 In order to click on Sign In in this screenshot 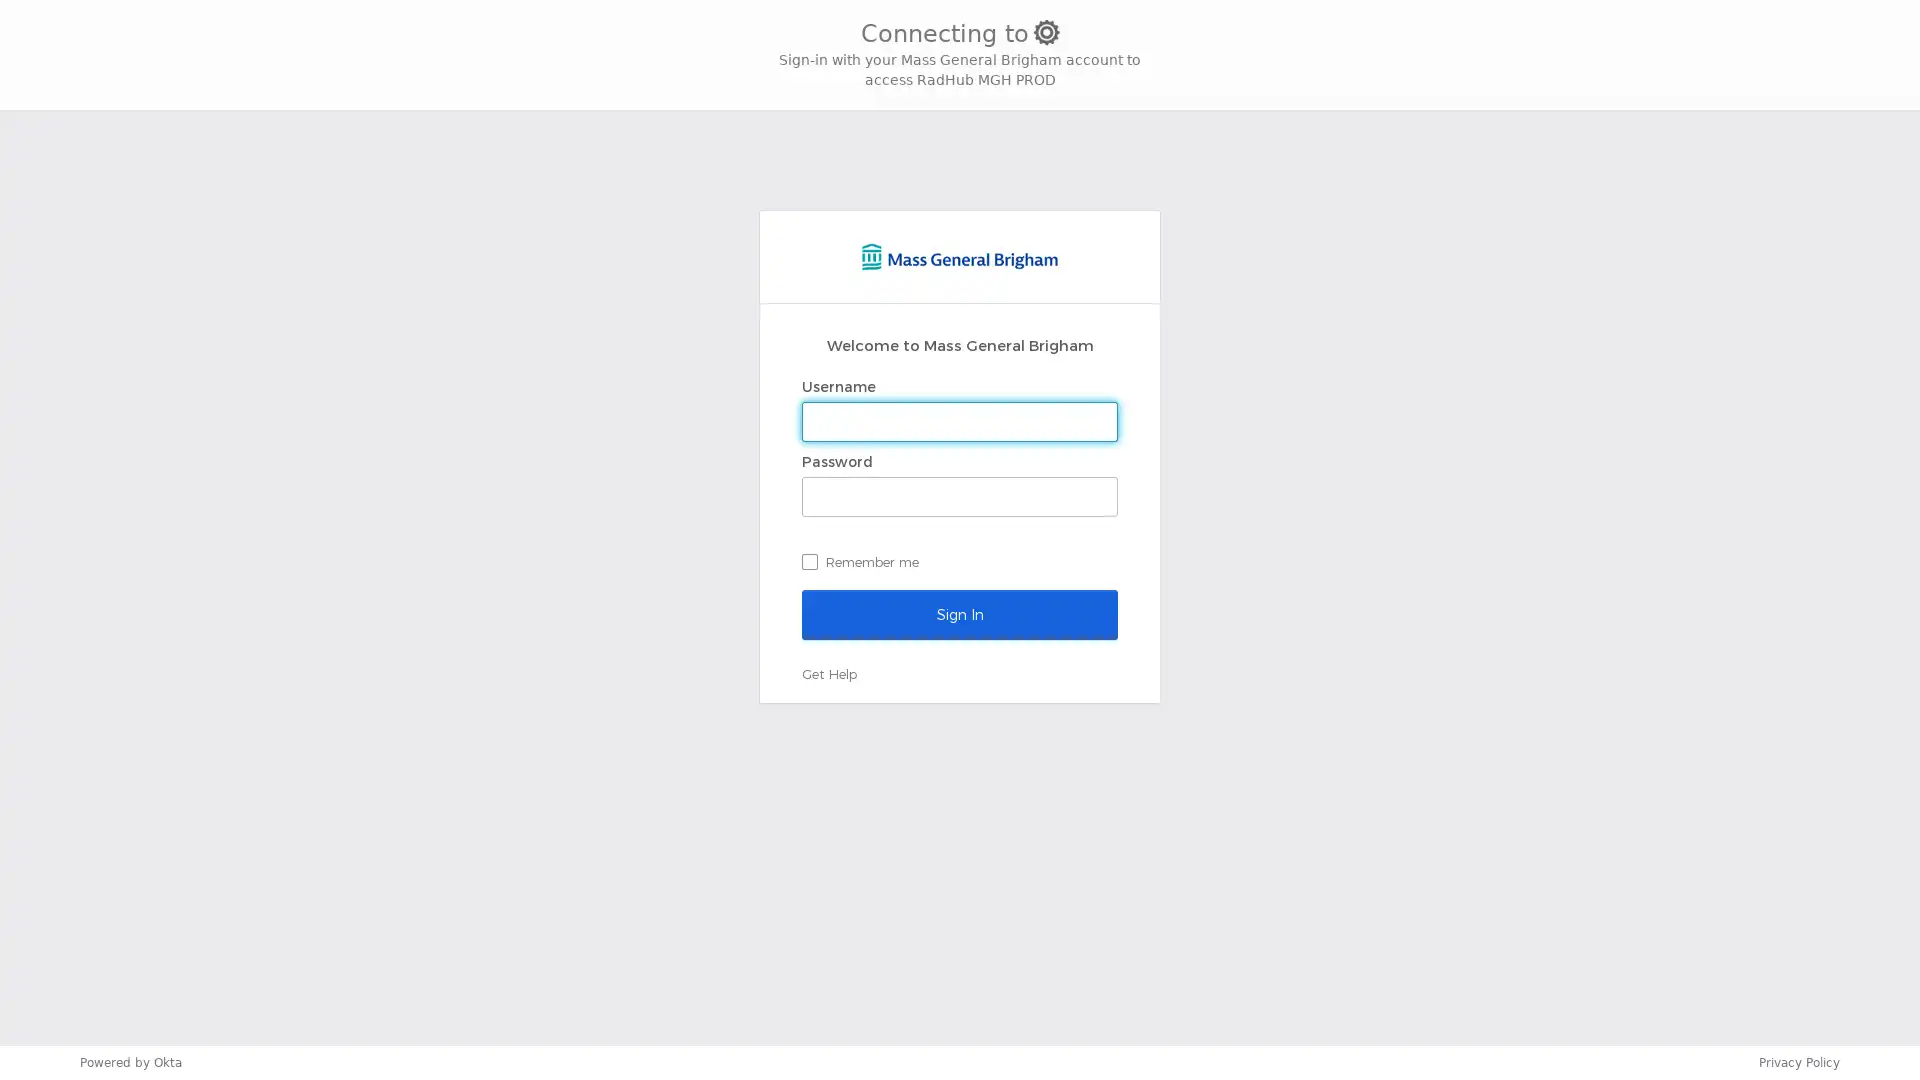, I will do `click(960, 612)`.